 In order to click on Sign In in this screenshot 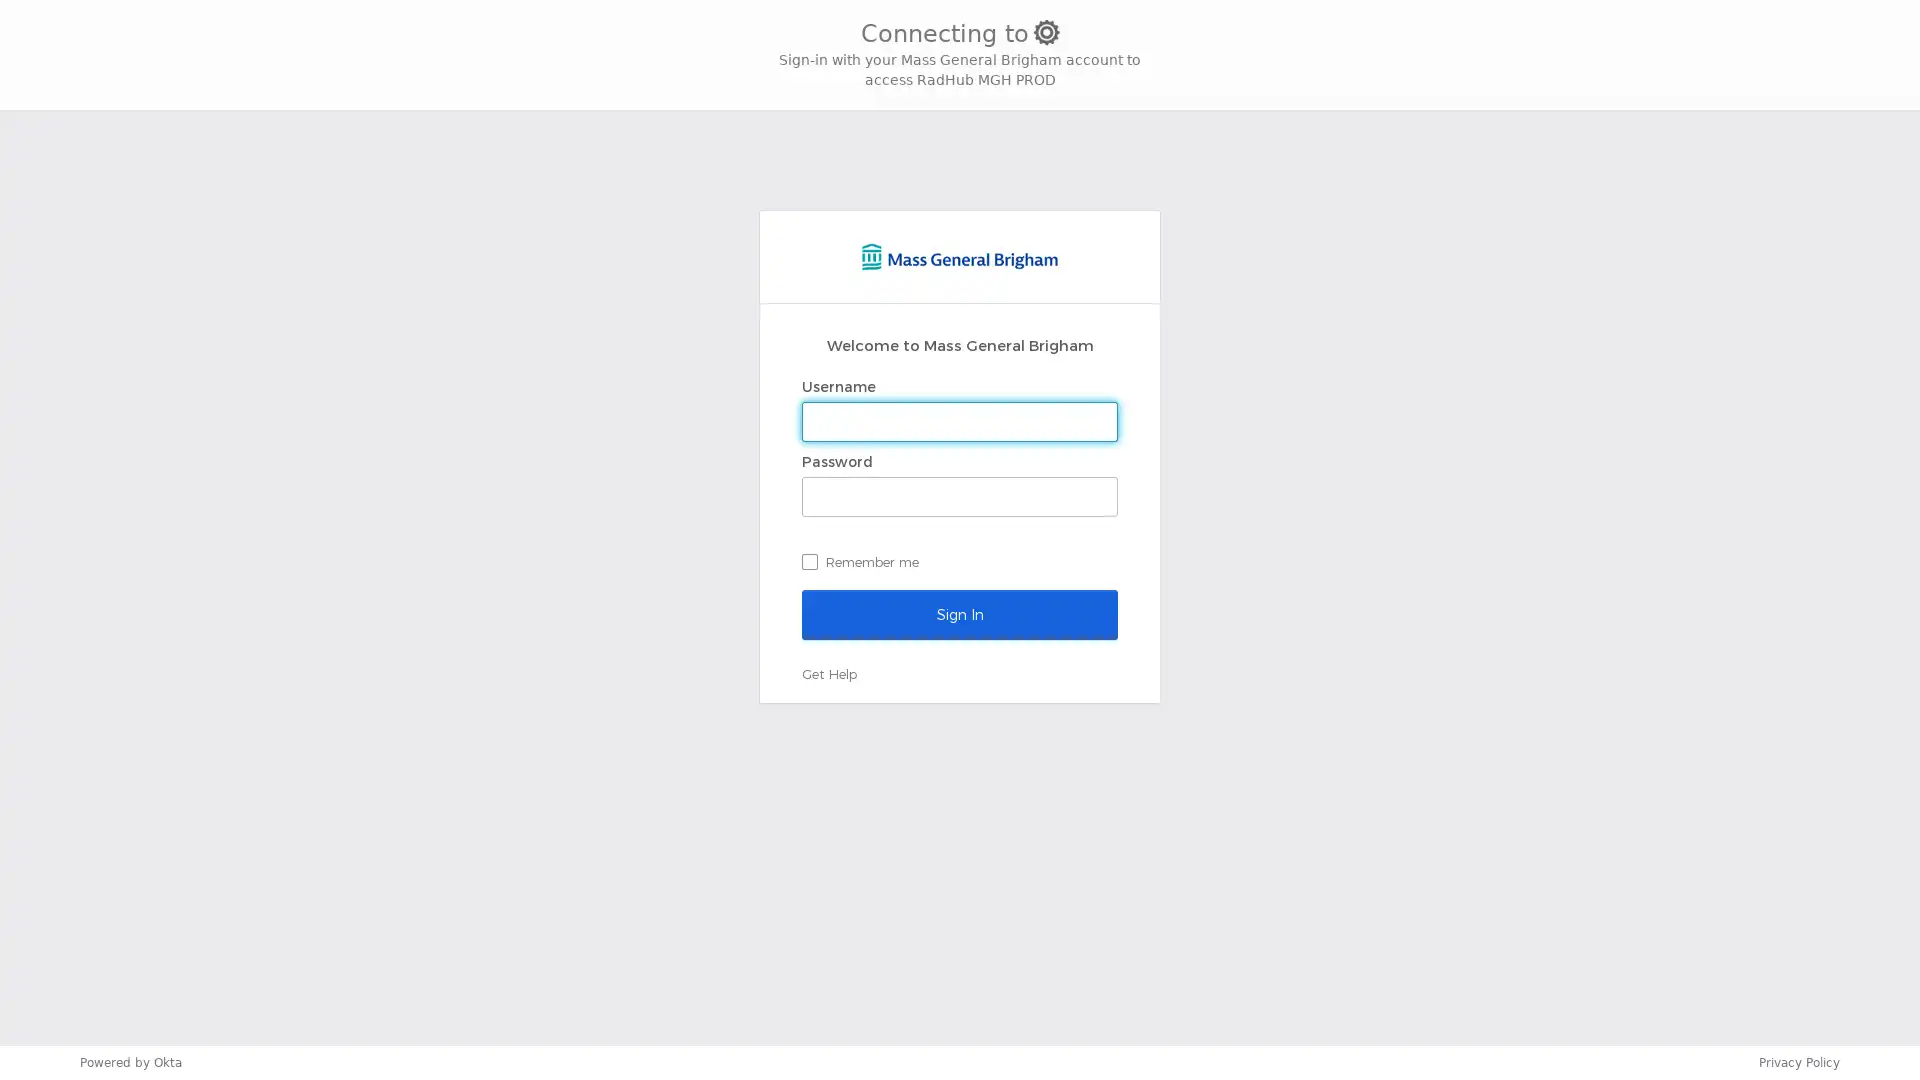, I will do `click(960, 612)`.